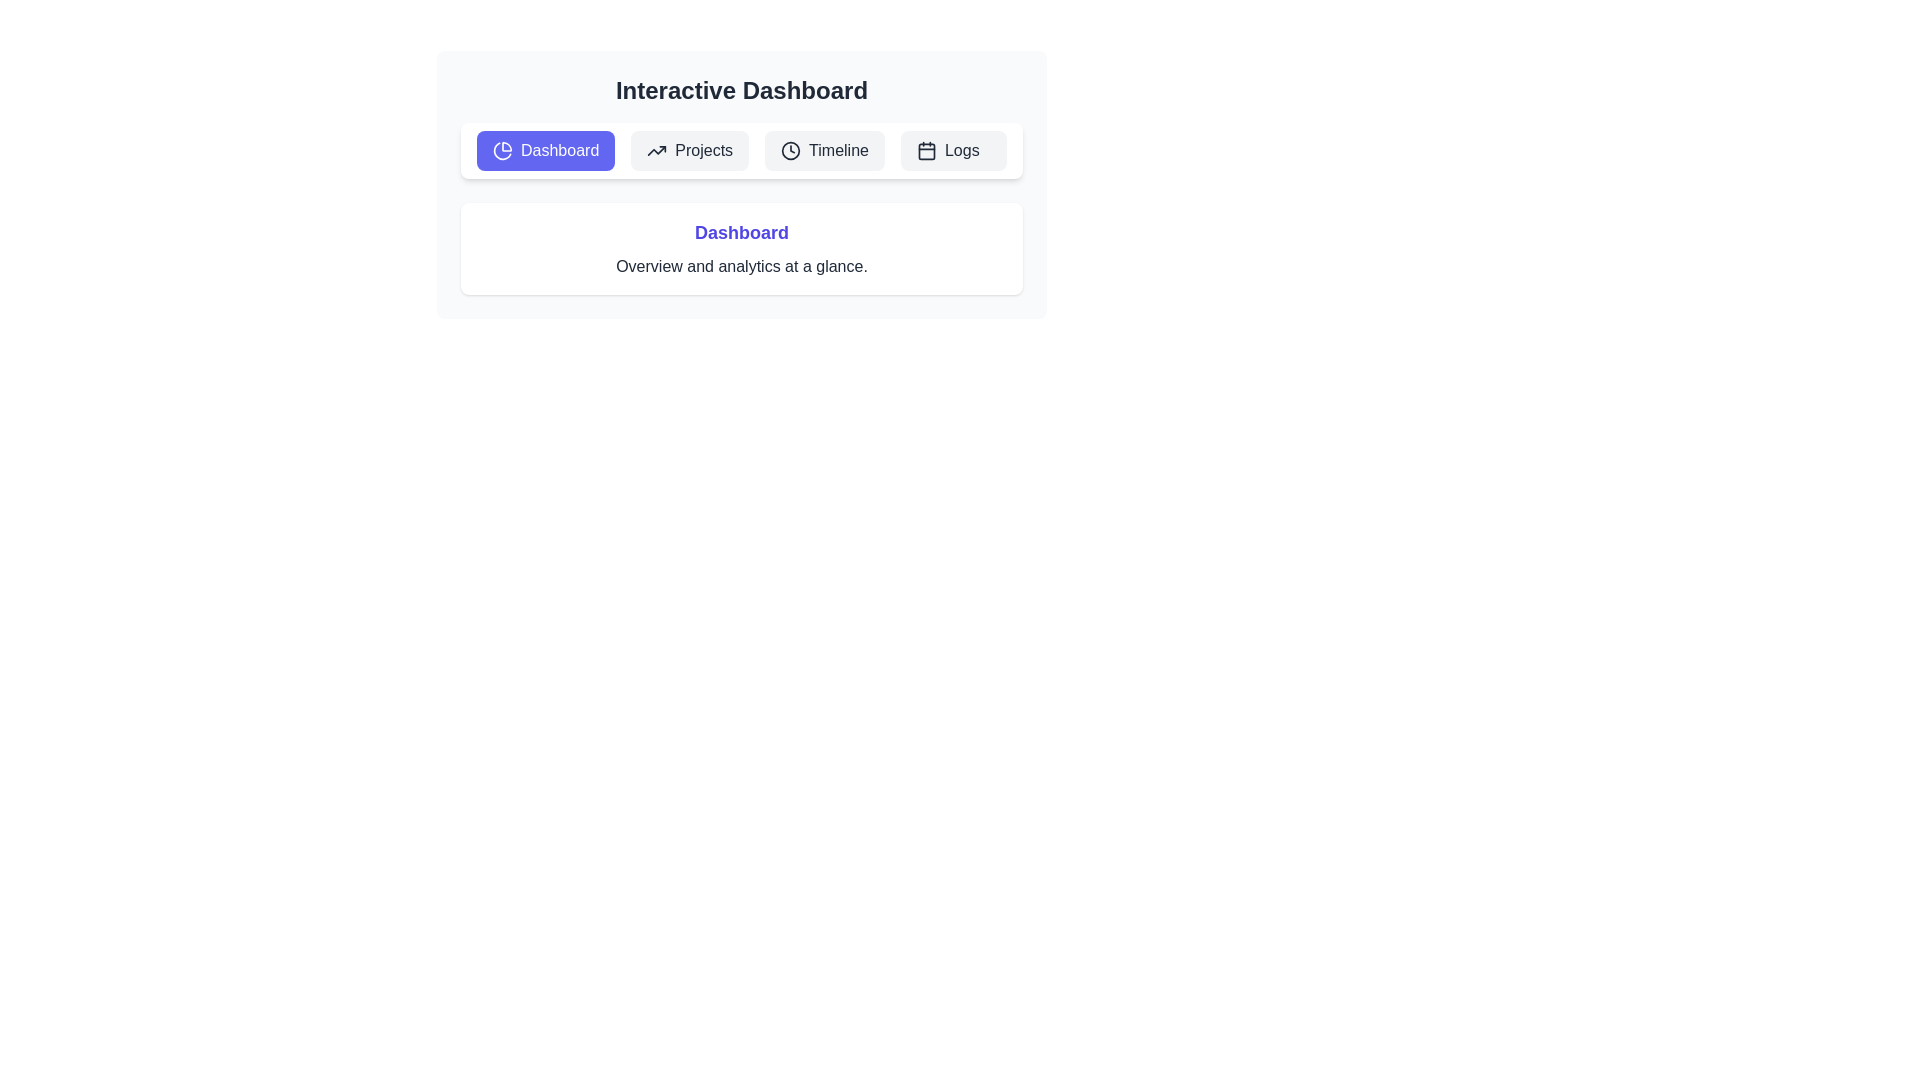 The image size is (1920, 1080). Describe the element at coordinates (704, 149) in the screenshot. I see `the 'Projects' navigation button label, which is the static text within a button component located at the top-center of the interface, positioned between the 'Dashboard' and 'Timeline' buttons` at that location.